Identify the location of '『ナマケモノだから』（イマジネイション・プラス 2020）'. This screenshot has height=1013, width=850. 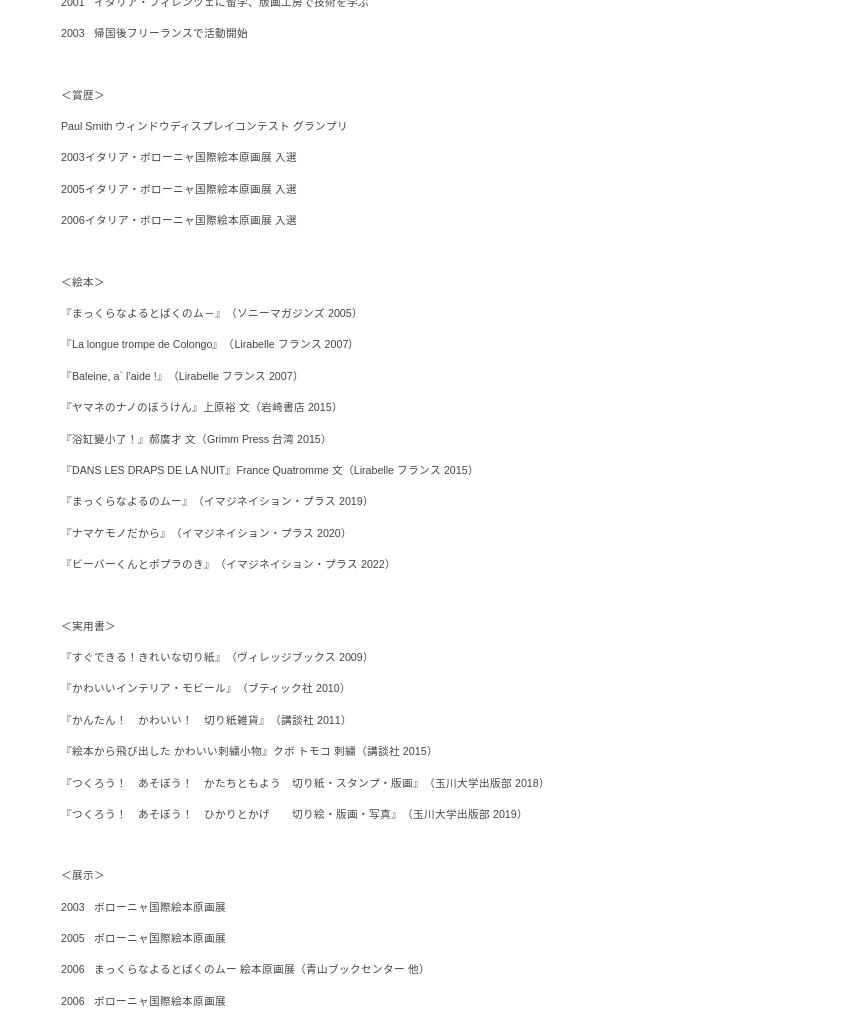
(205, 532).